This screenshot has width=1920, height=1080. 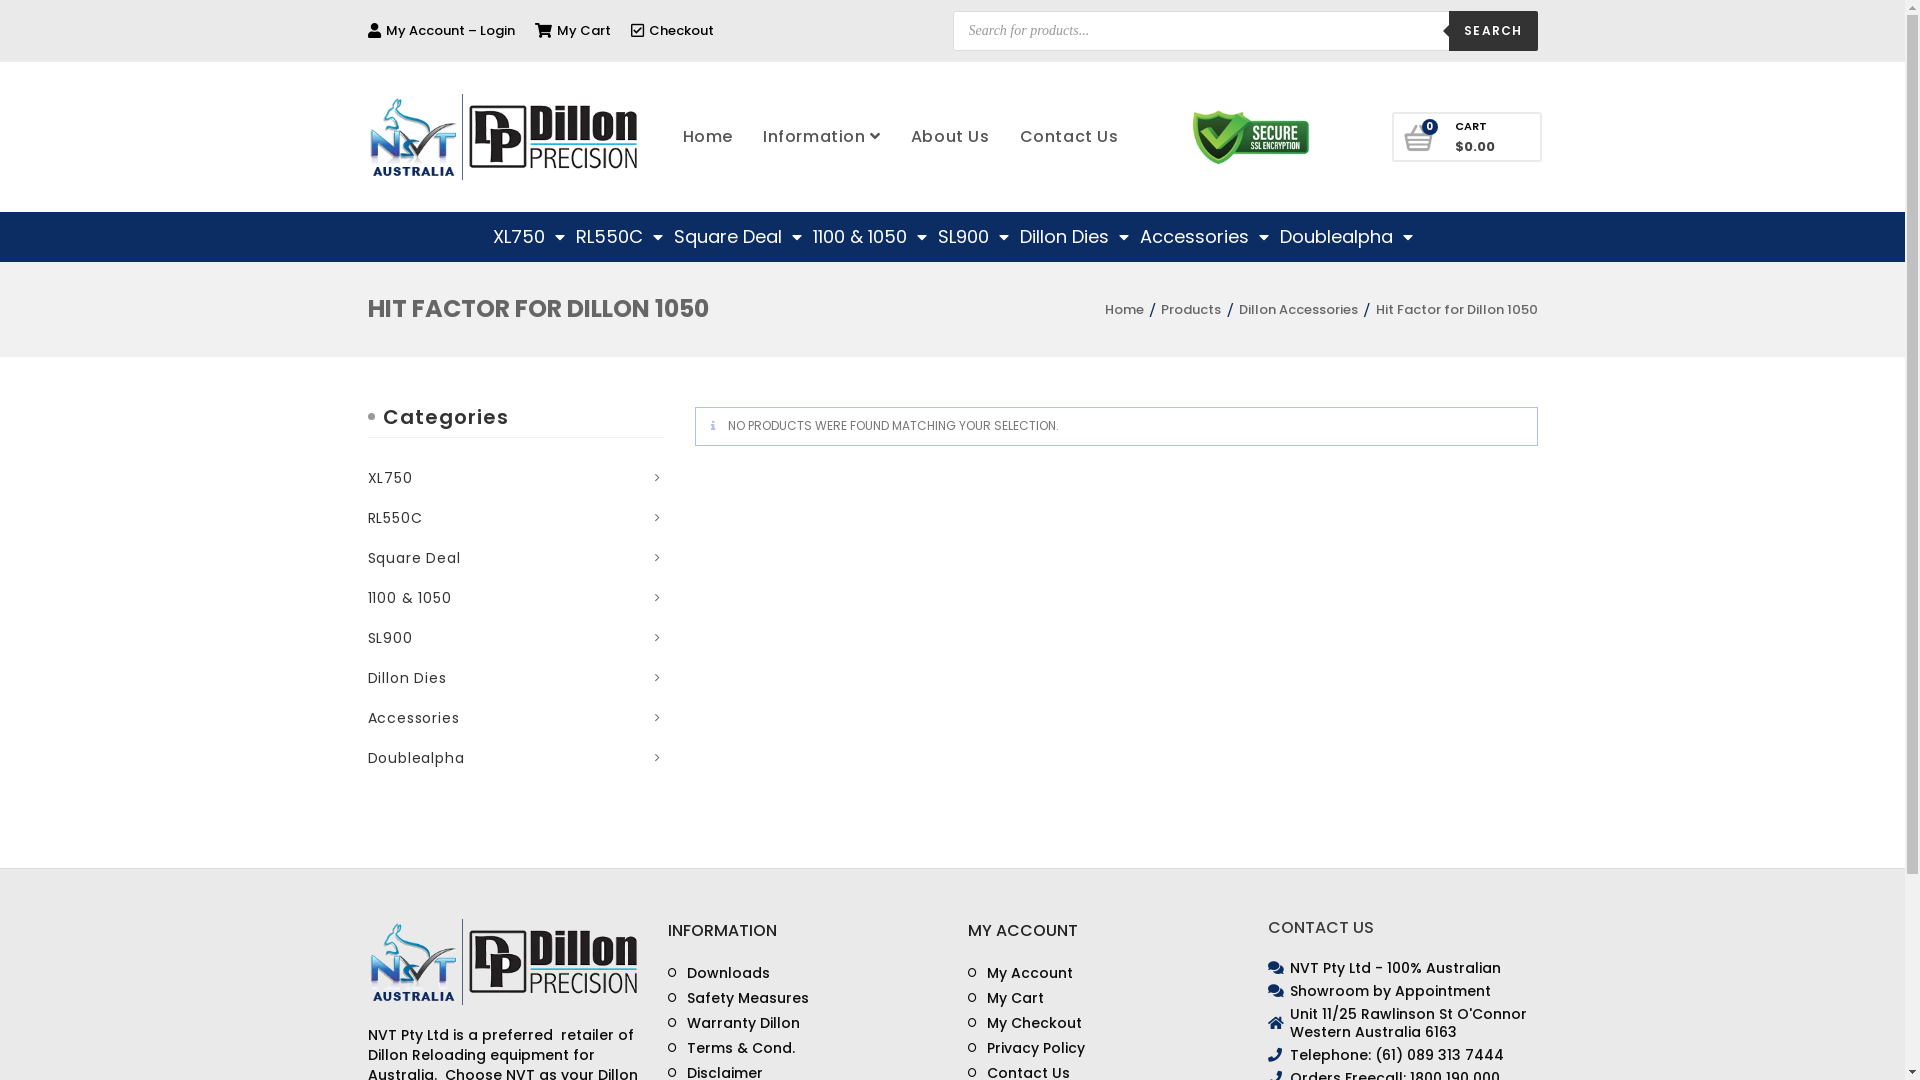 What do you see at coordinates (528, 235) in the screenshot?
I see `'XL750'` at bounding box center [528, 235].